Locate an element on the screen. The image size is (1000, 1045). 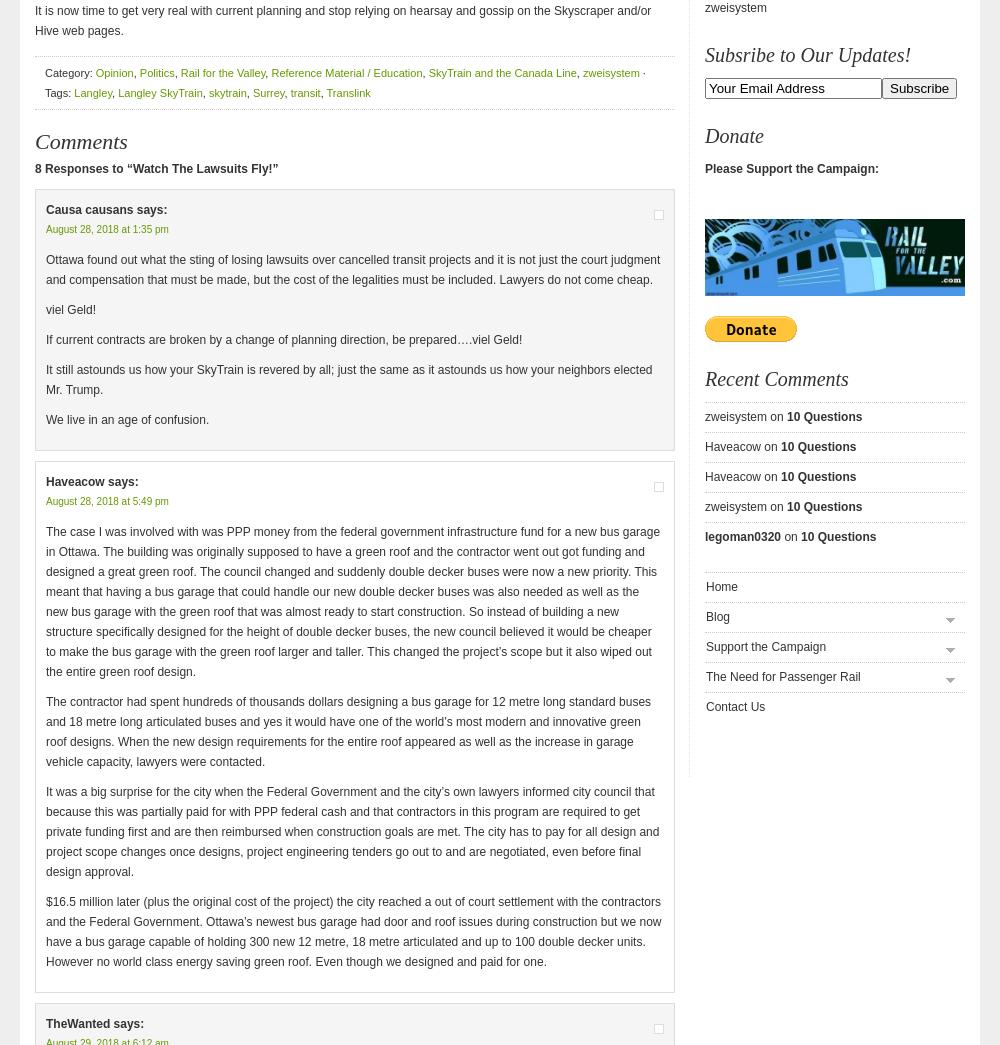
'The contractor had spent hundreds of thousands dollars designing a bus garage for 12 metre long standard buses and 18 metre long articulated buses and yes it would have one of the world’s most modern and innovative green roof designs. When the new design requirements for the entire roof appeared as well as the increase in garage vehicle capacity, lawyers were contacted.' is located at coordinates (46, 731).